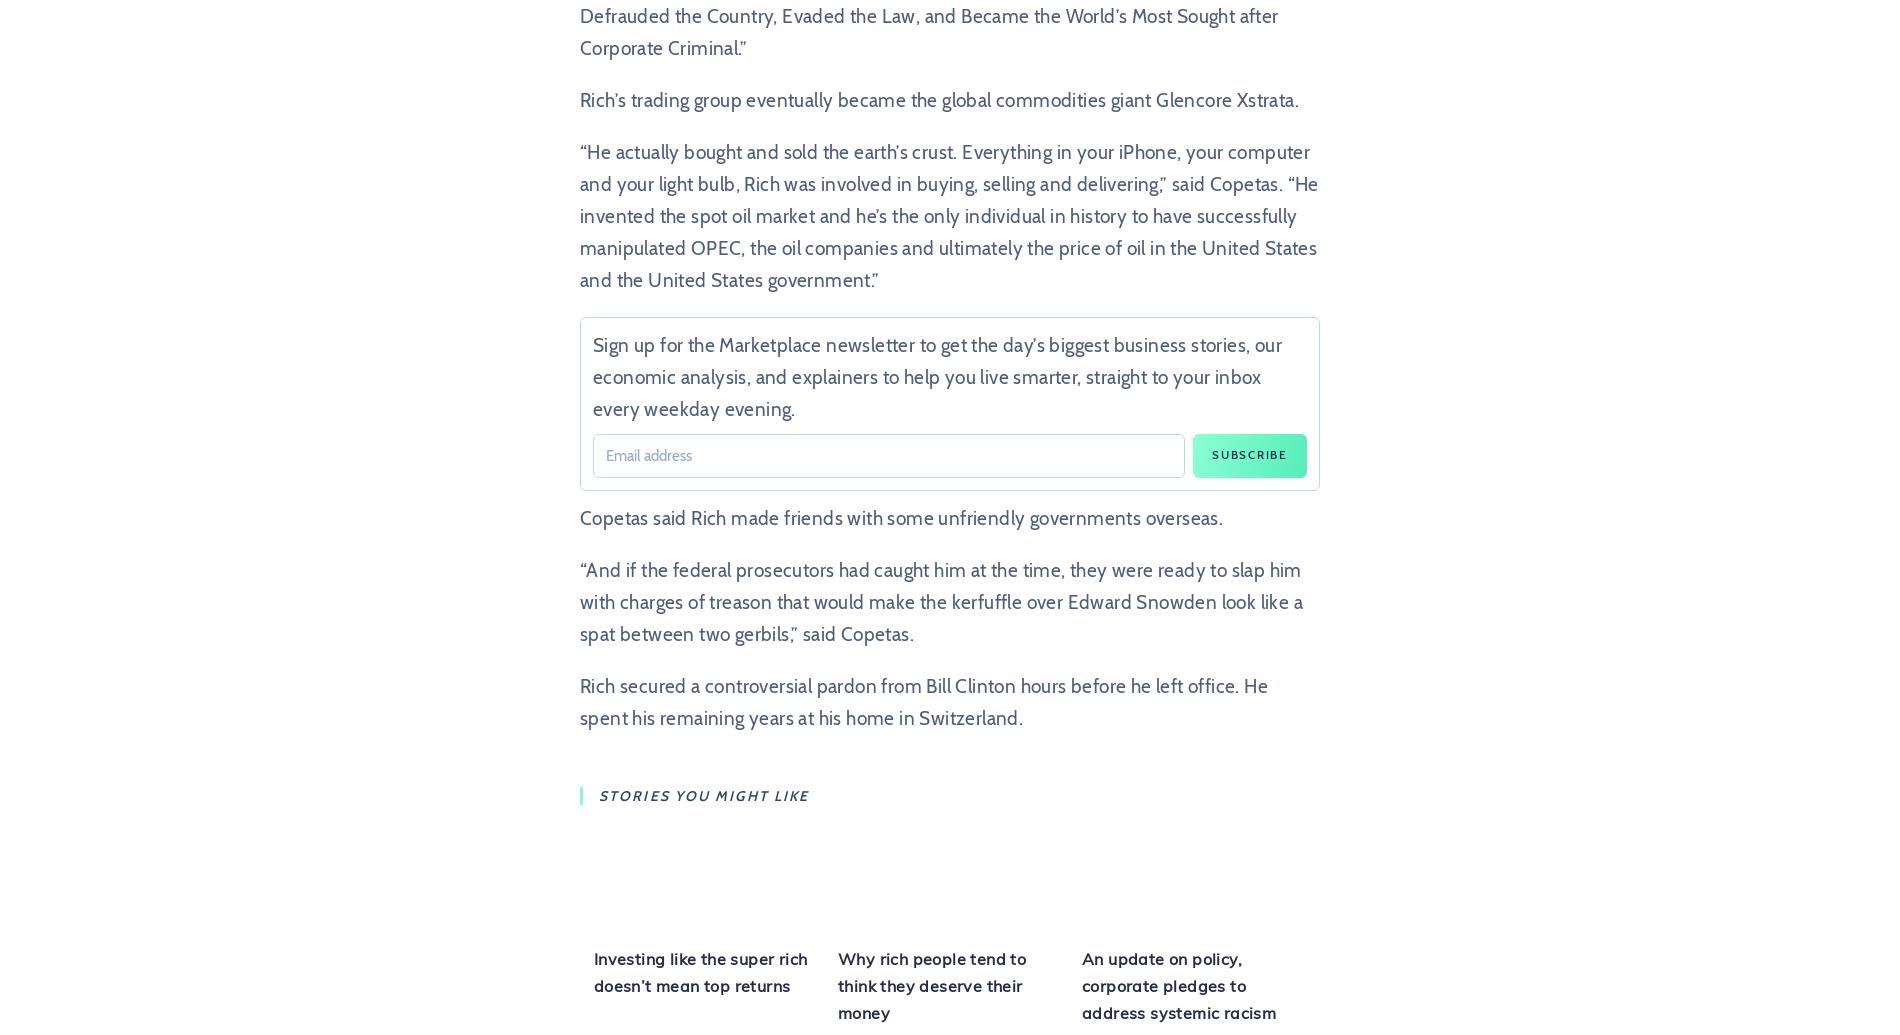  What do you see at coordinates (922, 701) in the screenshot?
I see `'Rich secured a controversial pardon from Bill Clinton hours before he left office. He spent his remaining years at his home in Switzerland.'` at bounding box center [922, 701].